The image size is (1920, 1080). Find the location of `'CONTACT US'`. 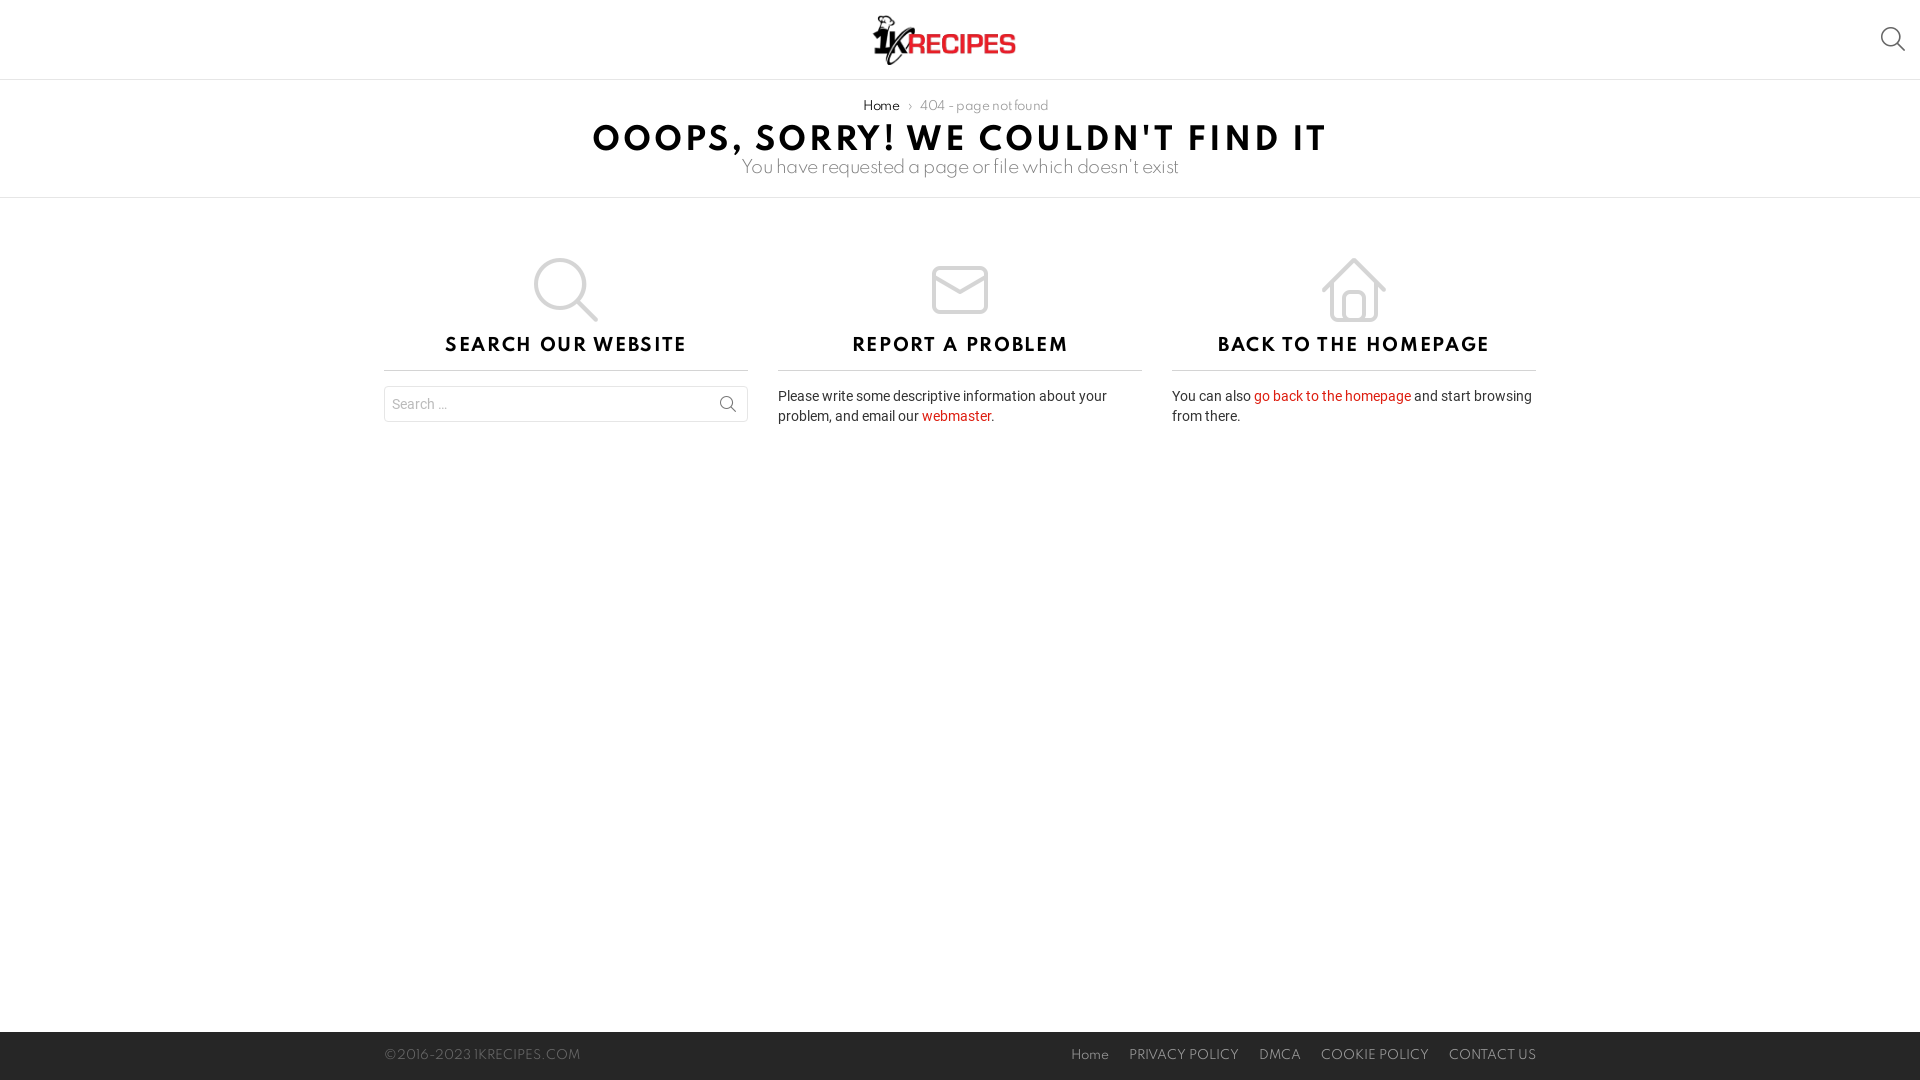

'CONTACT US' is located at coordinates (1492, 1054).